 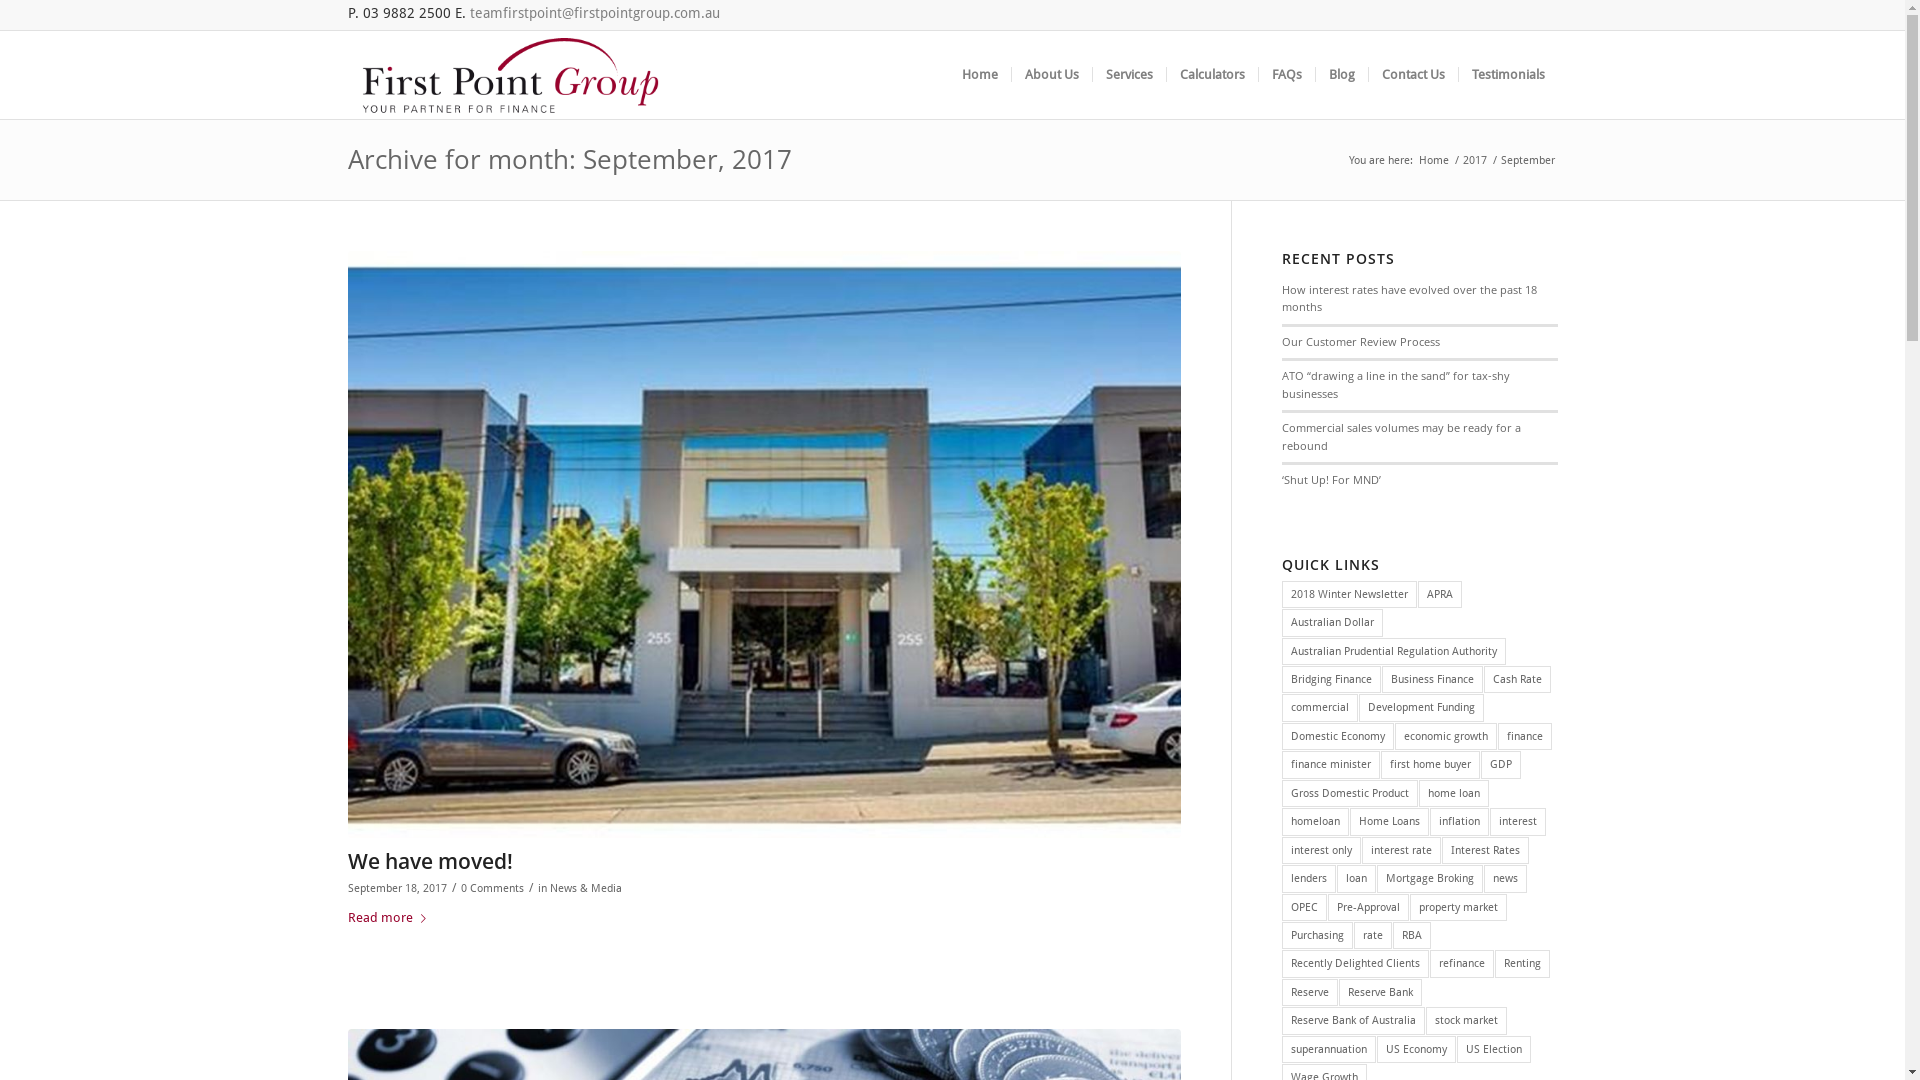 What do you see at coordinates (1338, 736) in the screenshot?
I see `'Domestic Economy'` at bounding box center [1338, 736].